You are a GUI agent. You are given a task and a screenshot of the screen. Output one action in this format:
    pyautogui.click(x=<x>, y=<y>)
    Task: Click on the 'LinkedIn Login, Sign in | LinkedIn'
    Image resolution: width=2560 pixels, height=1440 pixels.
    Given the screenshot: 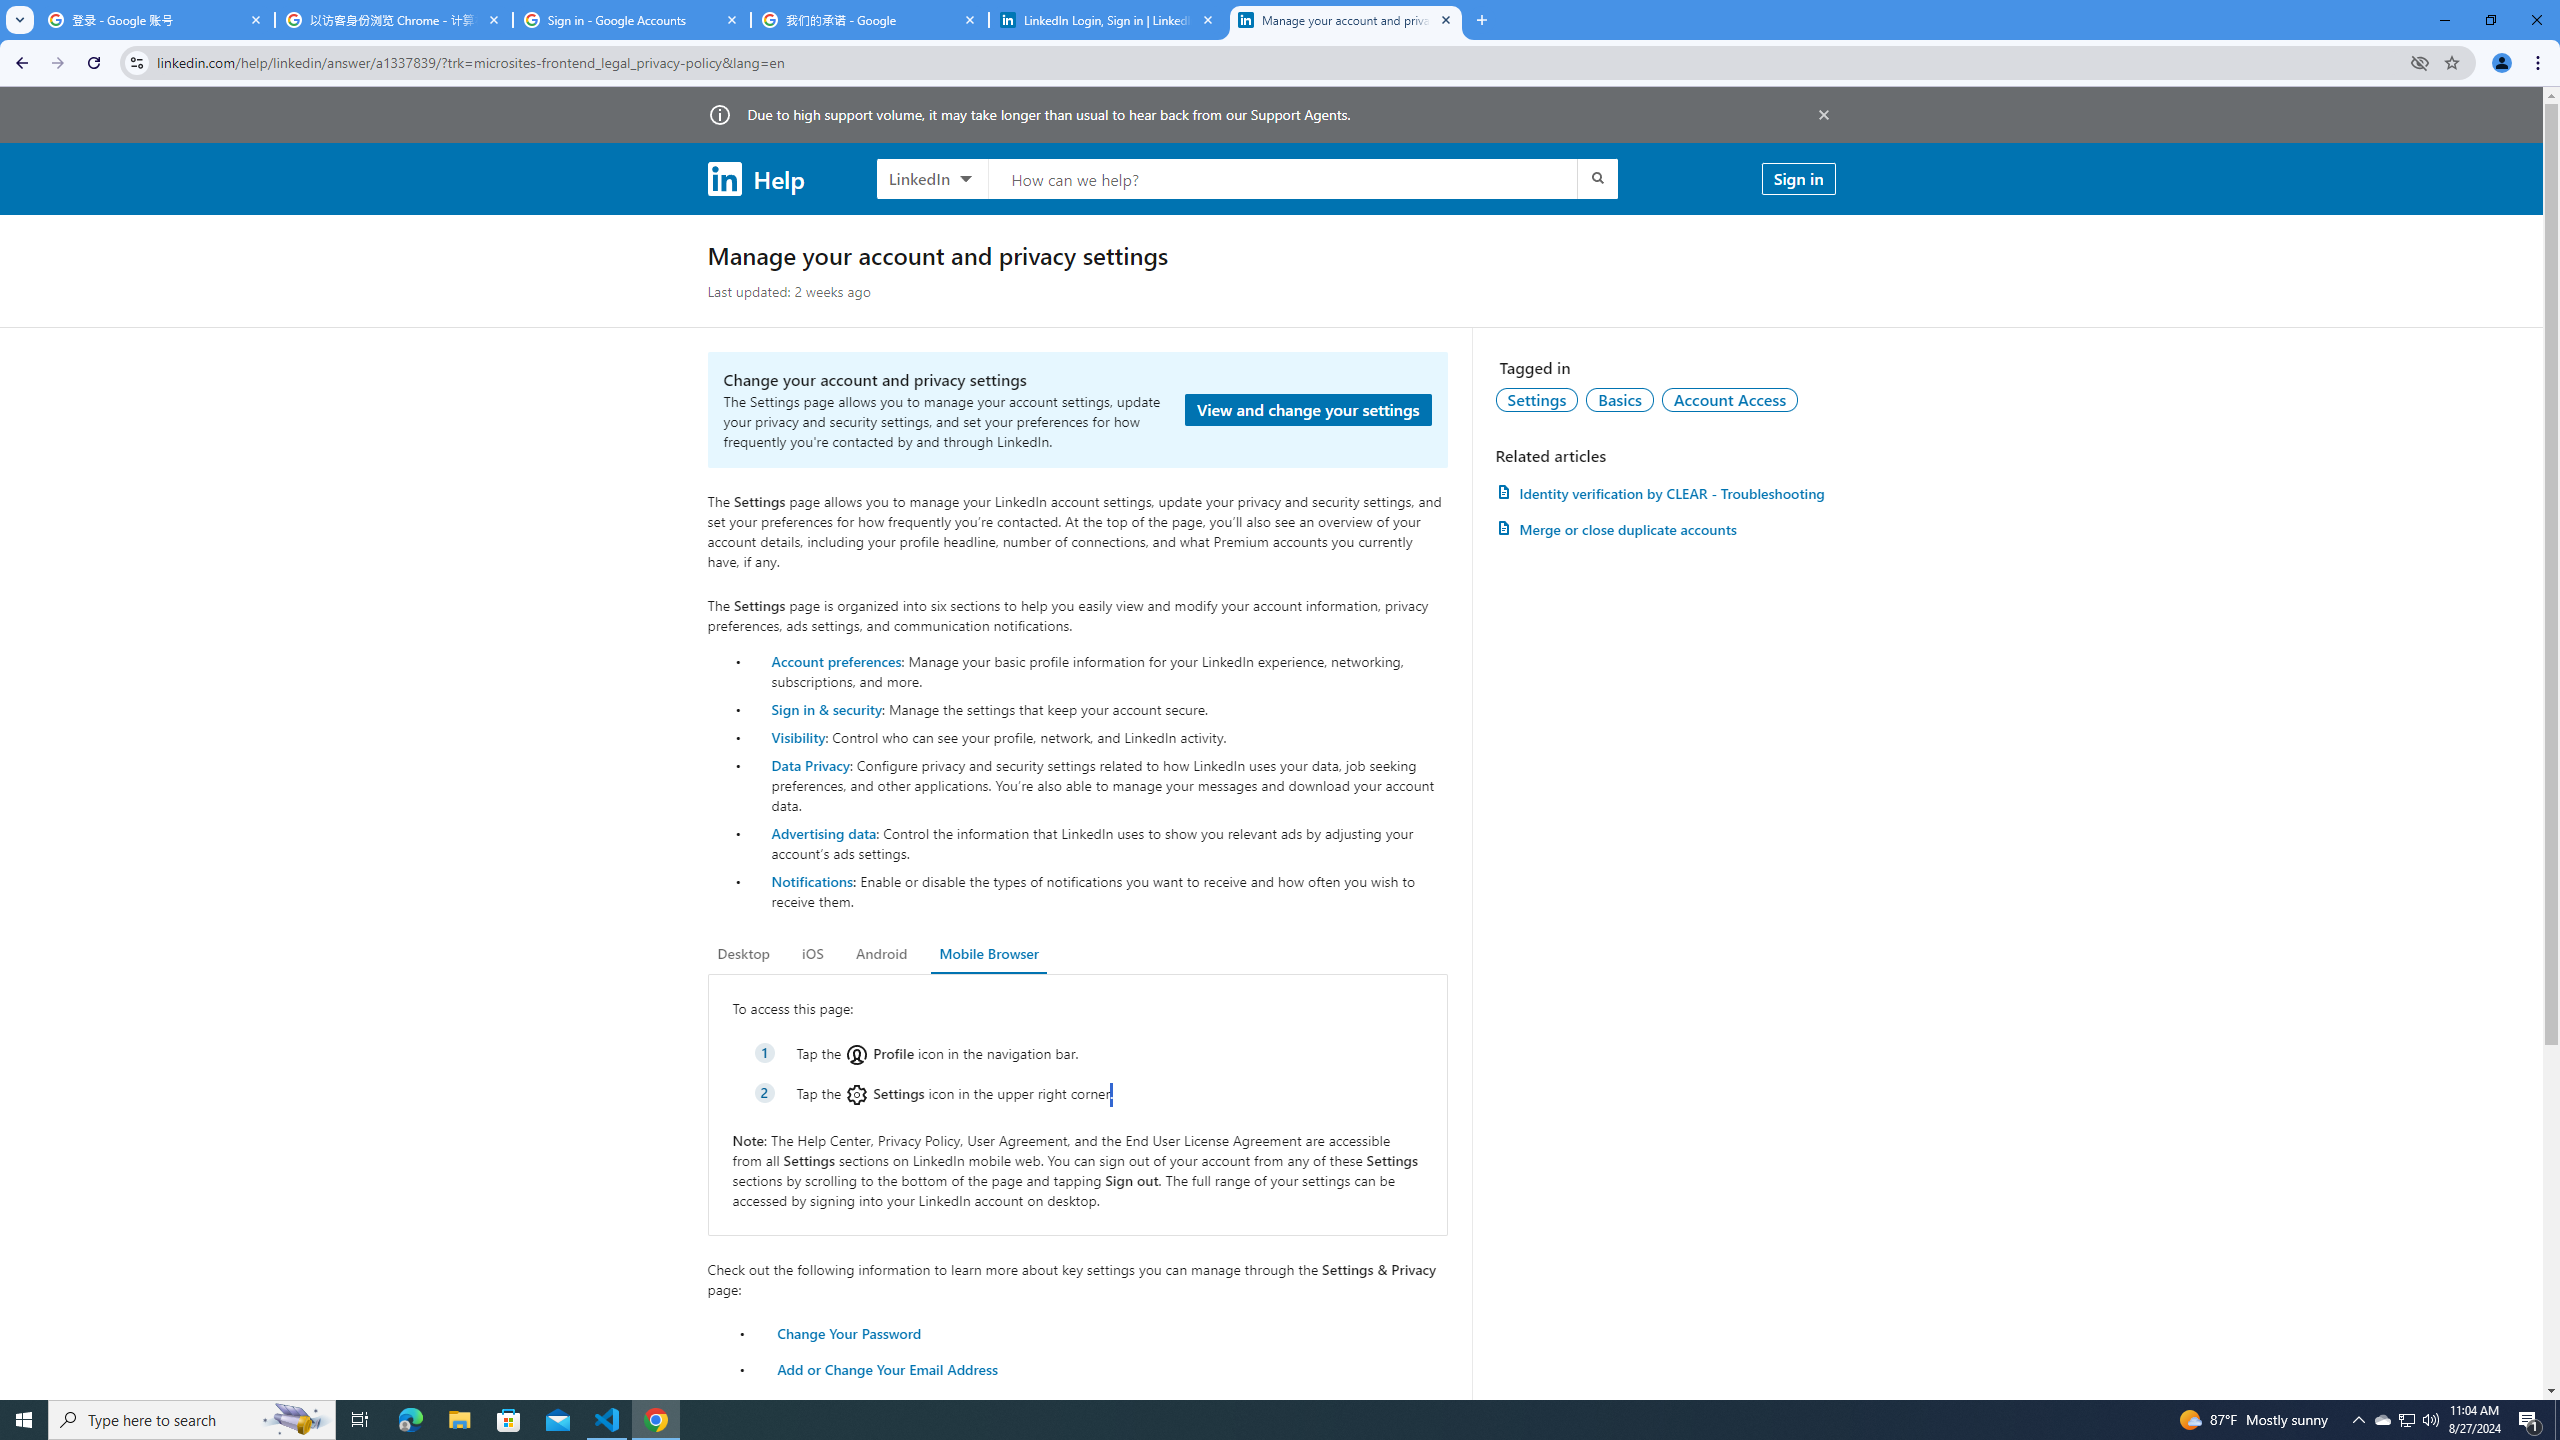 What is the action you would take?
    pyautogui.click(x=1108, y=19)
    